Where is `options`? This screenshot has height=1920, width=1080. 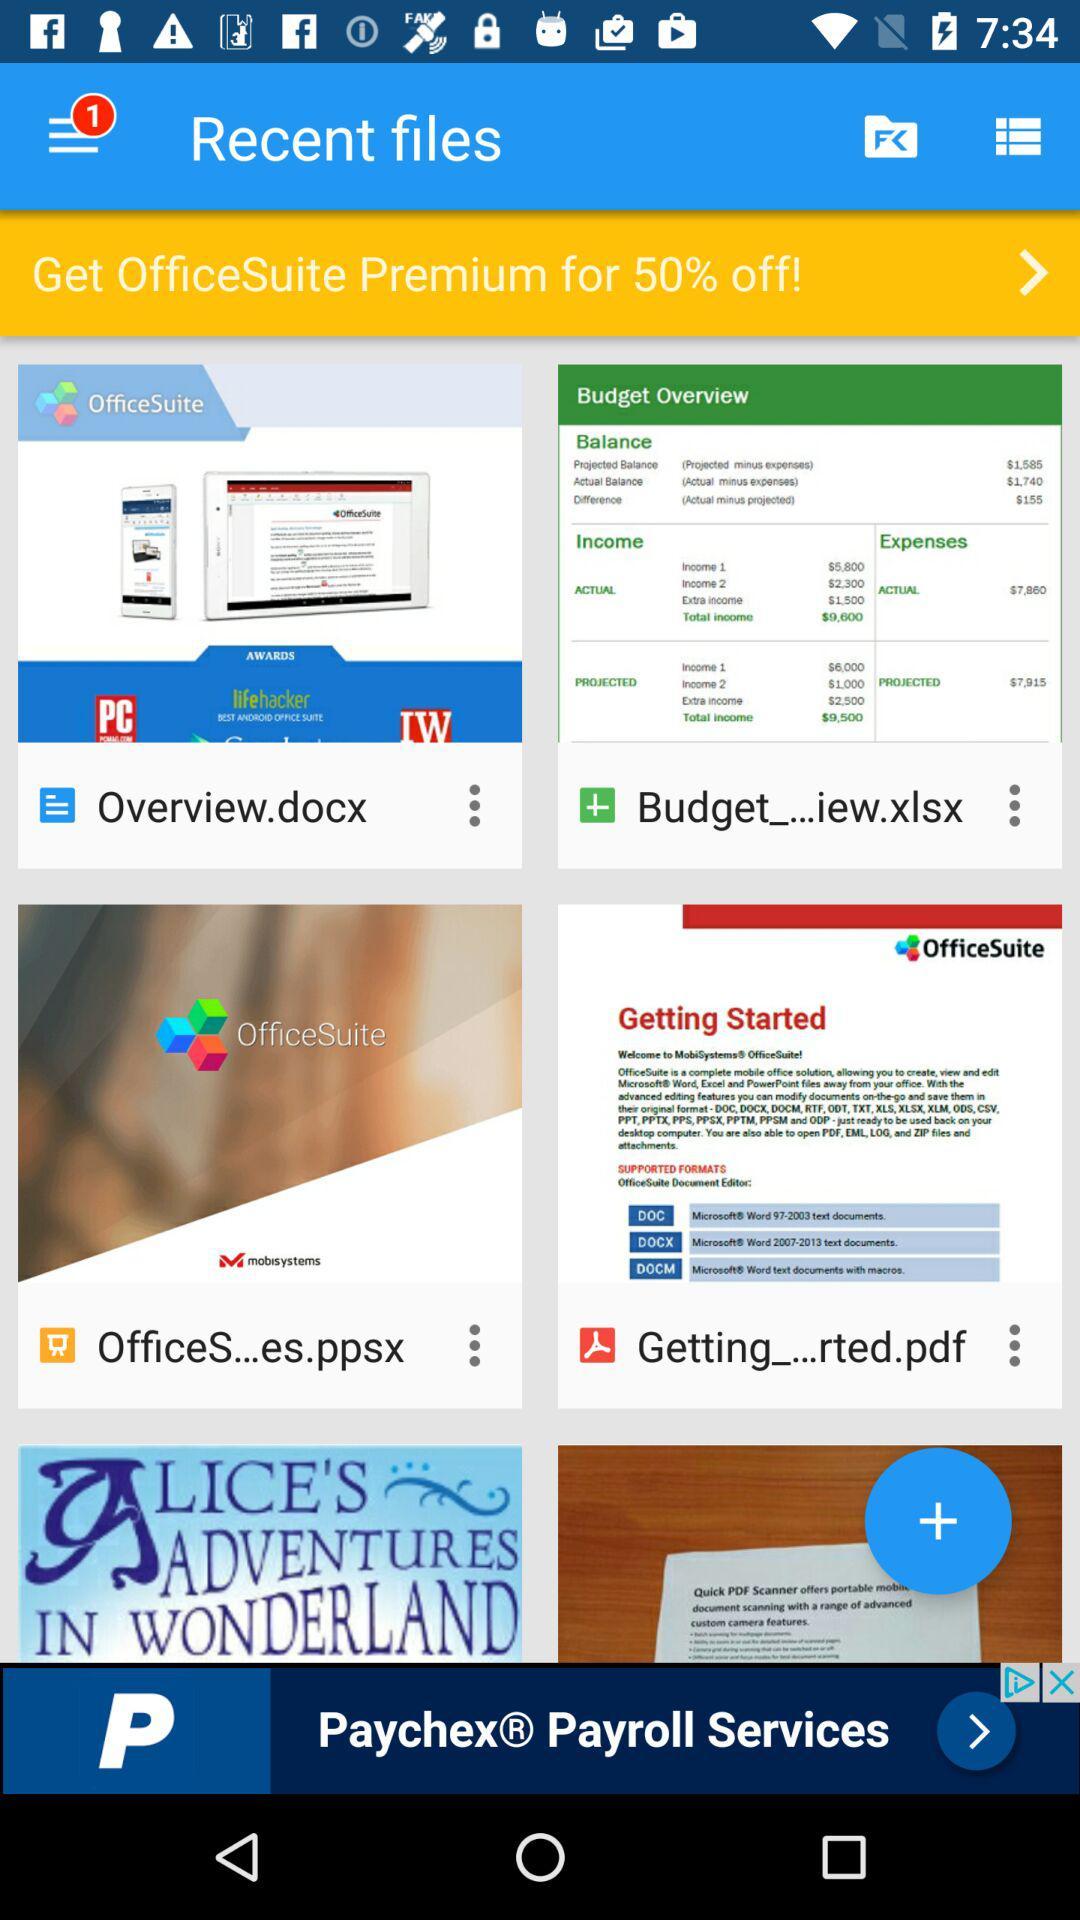 options is located at coordinates (474, 805).